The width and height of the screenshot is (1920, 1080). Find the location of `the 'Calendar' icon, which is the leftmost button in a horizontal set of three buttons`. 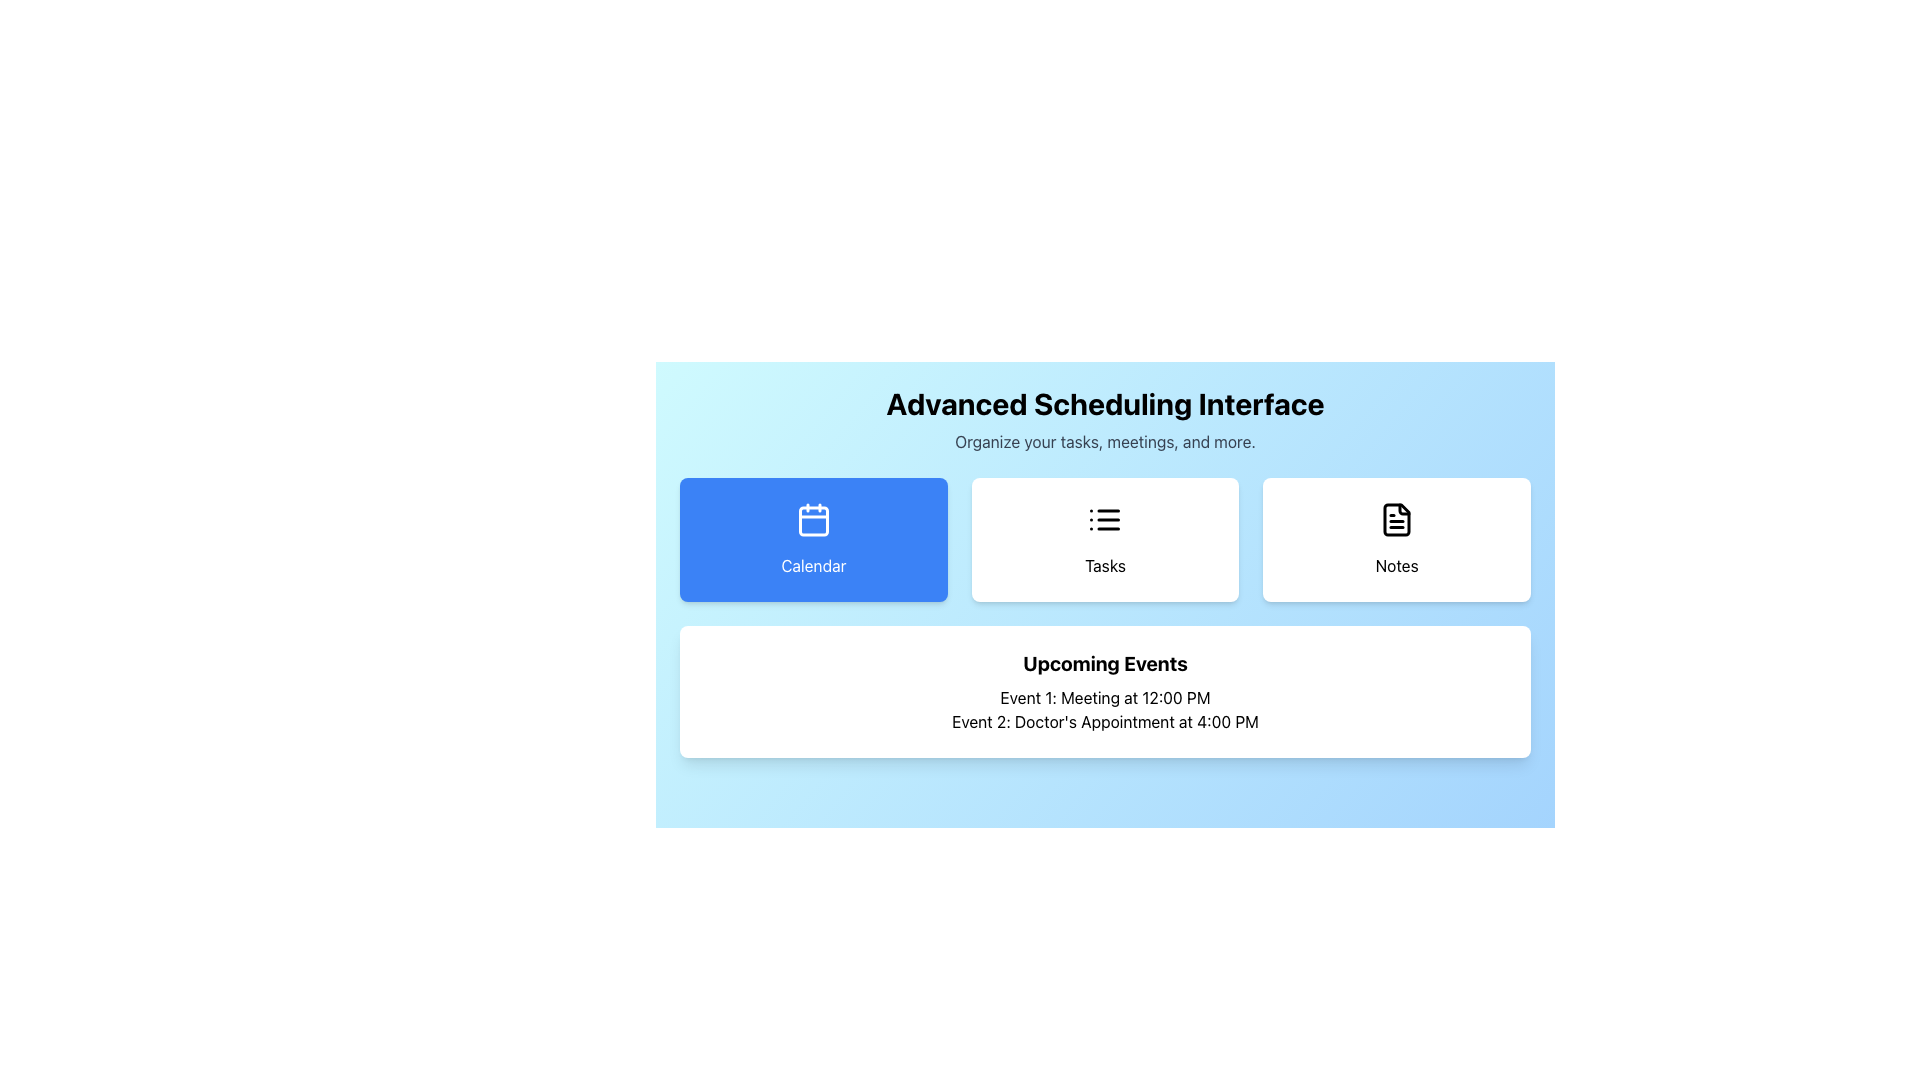

the 'Calendar' icon, which is the leftmost button in a horizontal set of three buttons is located at coordinates (813, 519).